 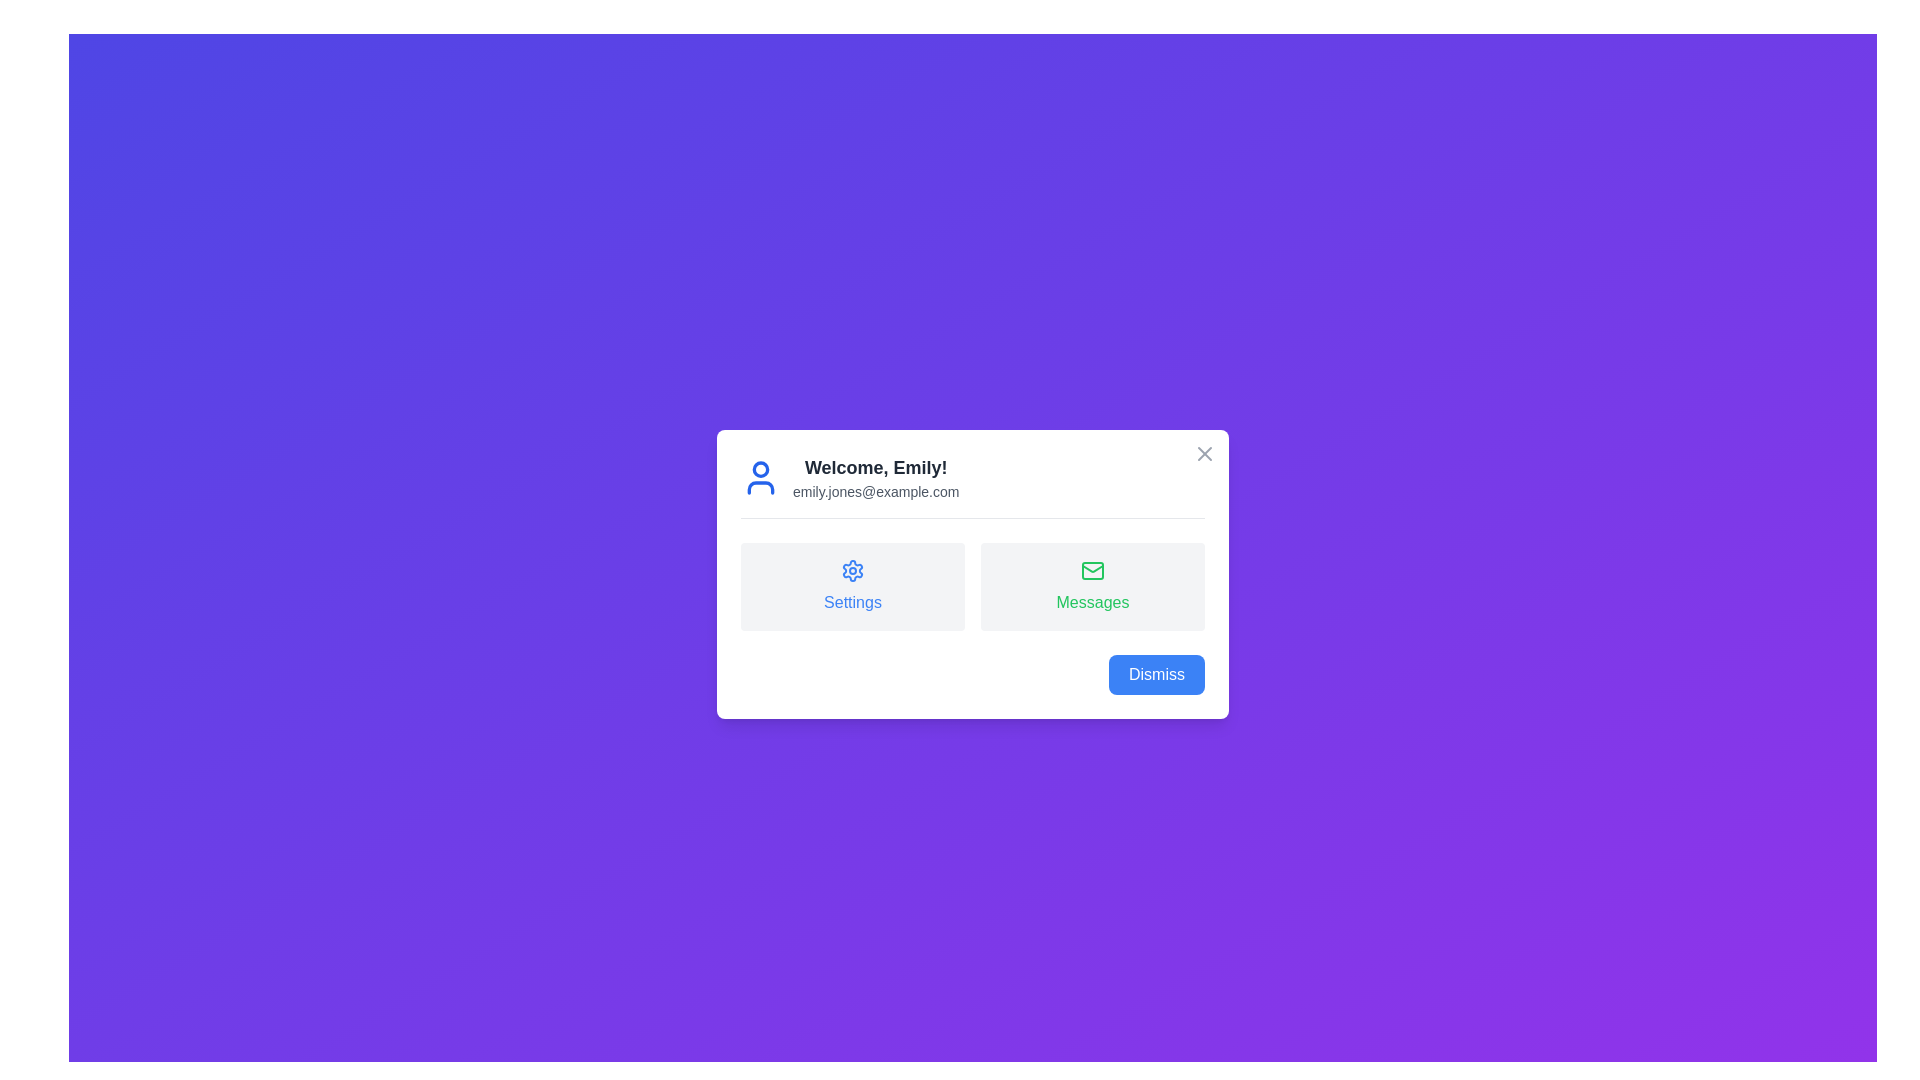 What do you see at coordinates (853, 585) in the screenshot?
I see `the interactive button labeled 'Settings' with a blue gear icon to observe its visual feedback` at bounding box center [853, 585].